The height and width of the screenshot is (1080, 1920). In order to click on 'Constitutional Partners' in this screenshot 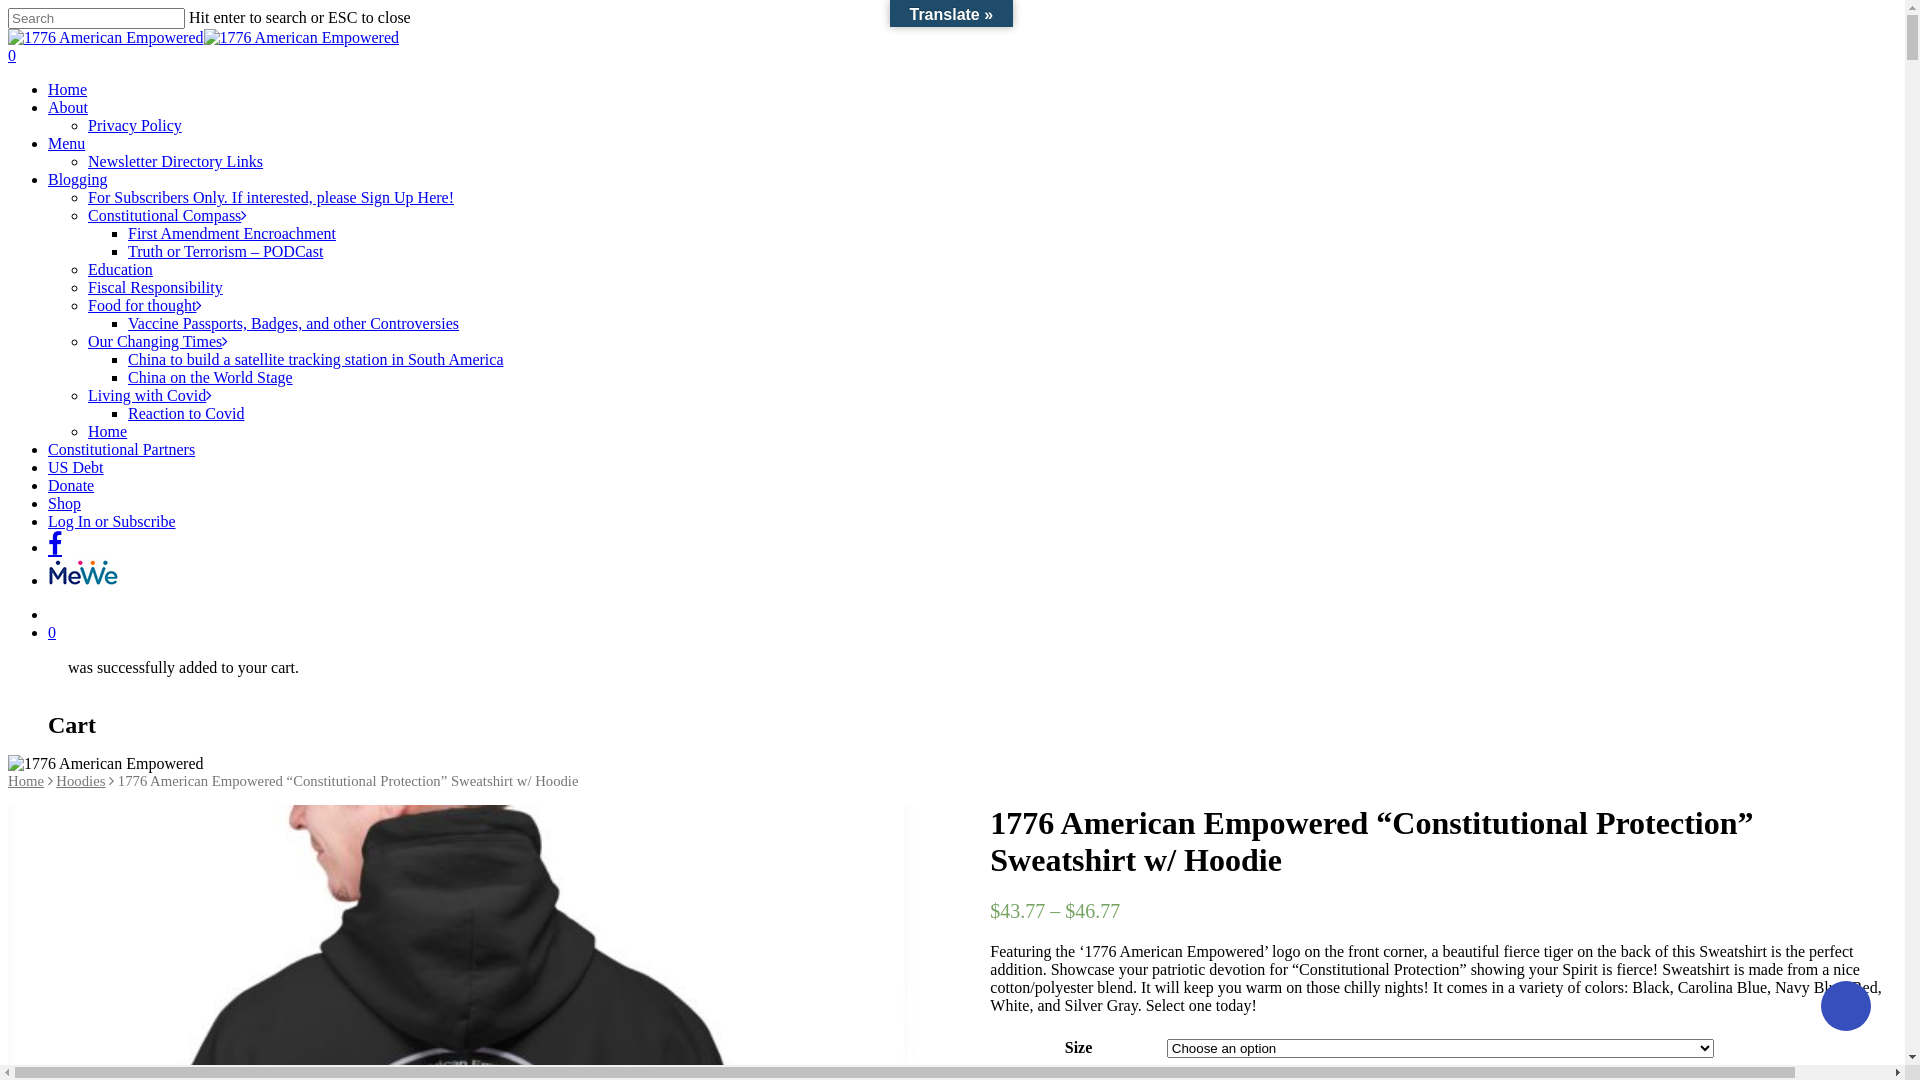, I will do `click(120, 448)`.